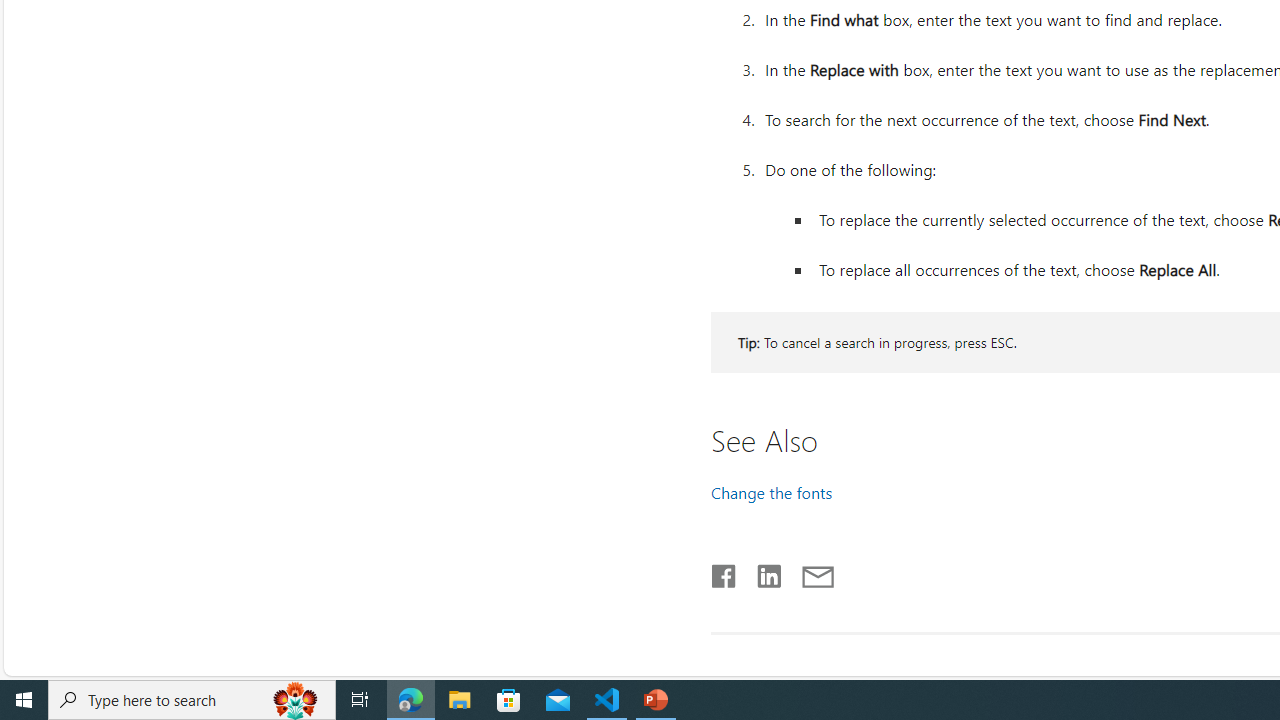  What do you see at coordinates (767, 572) in the screenshot?
I see `'LinkedIn'` at bounding box center [767, 572].